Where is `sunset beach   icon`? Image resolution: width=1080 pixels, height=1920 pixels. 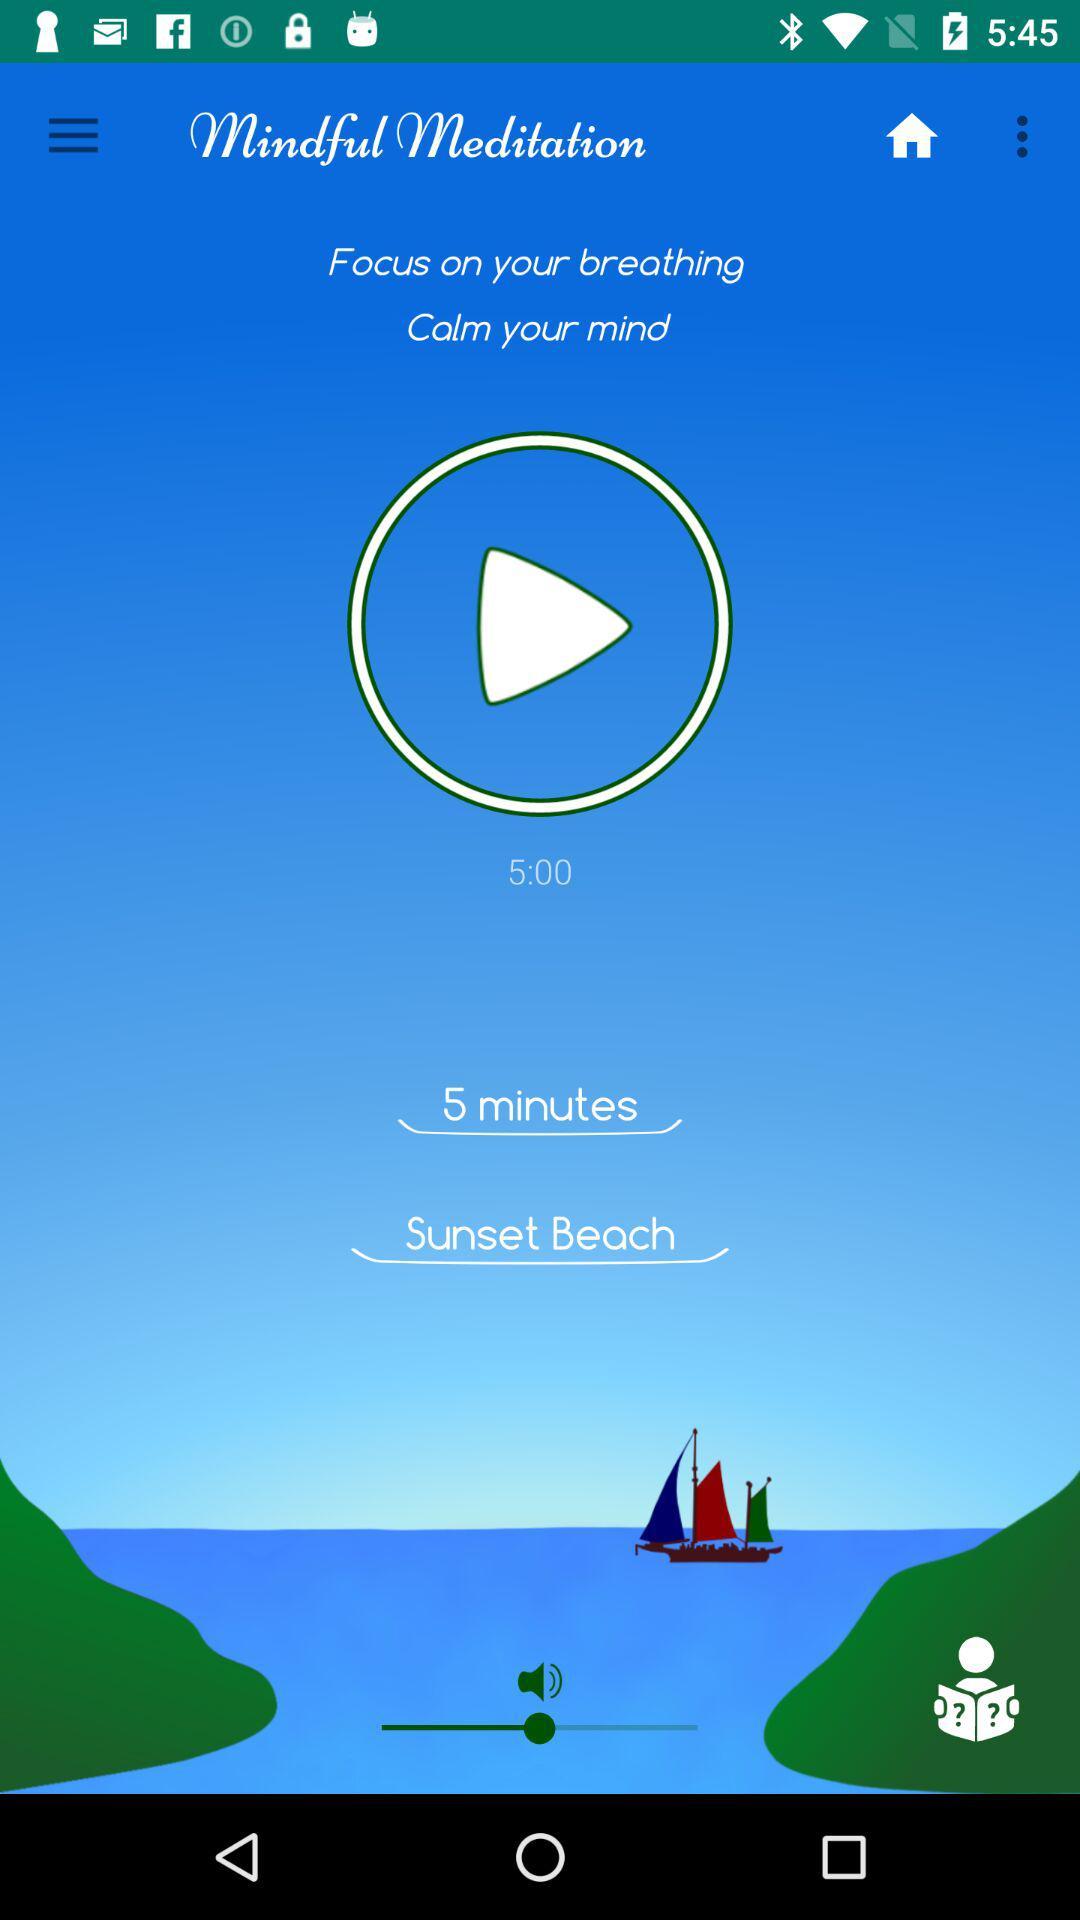
sunset beach   icon is located at coordinates (540, 1232).